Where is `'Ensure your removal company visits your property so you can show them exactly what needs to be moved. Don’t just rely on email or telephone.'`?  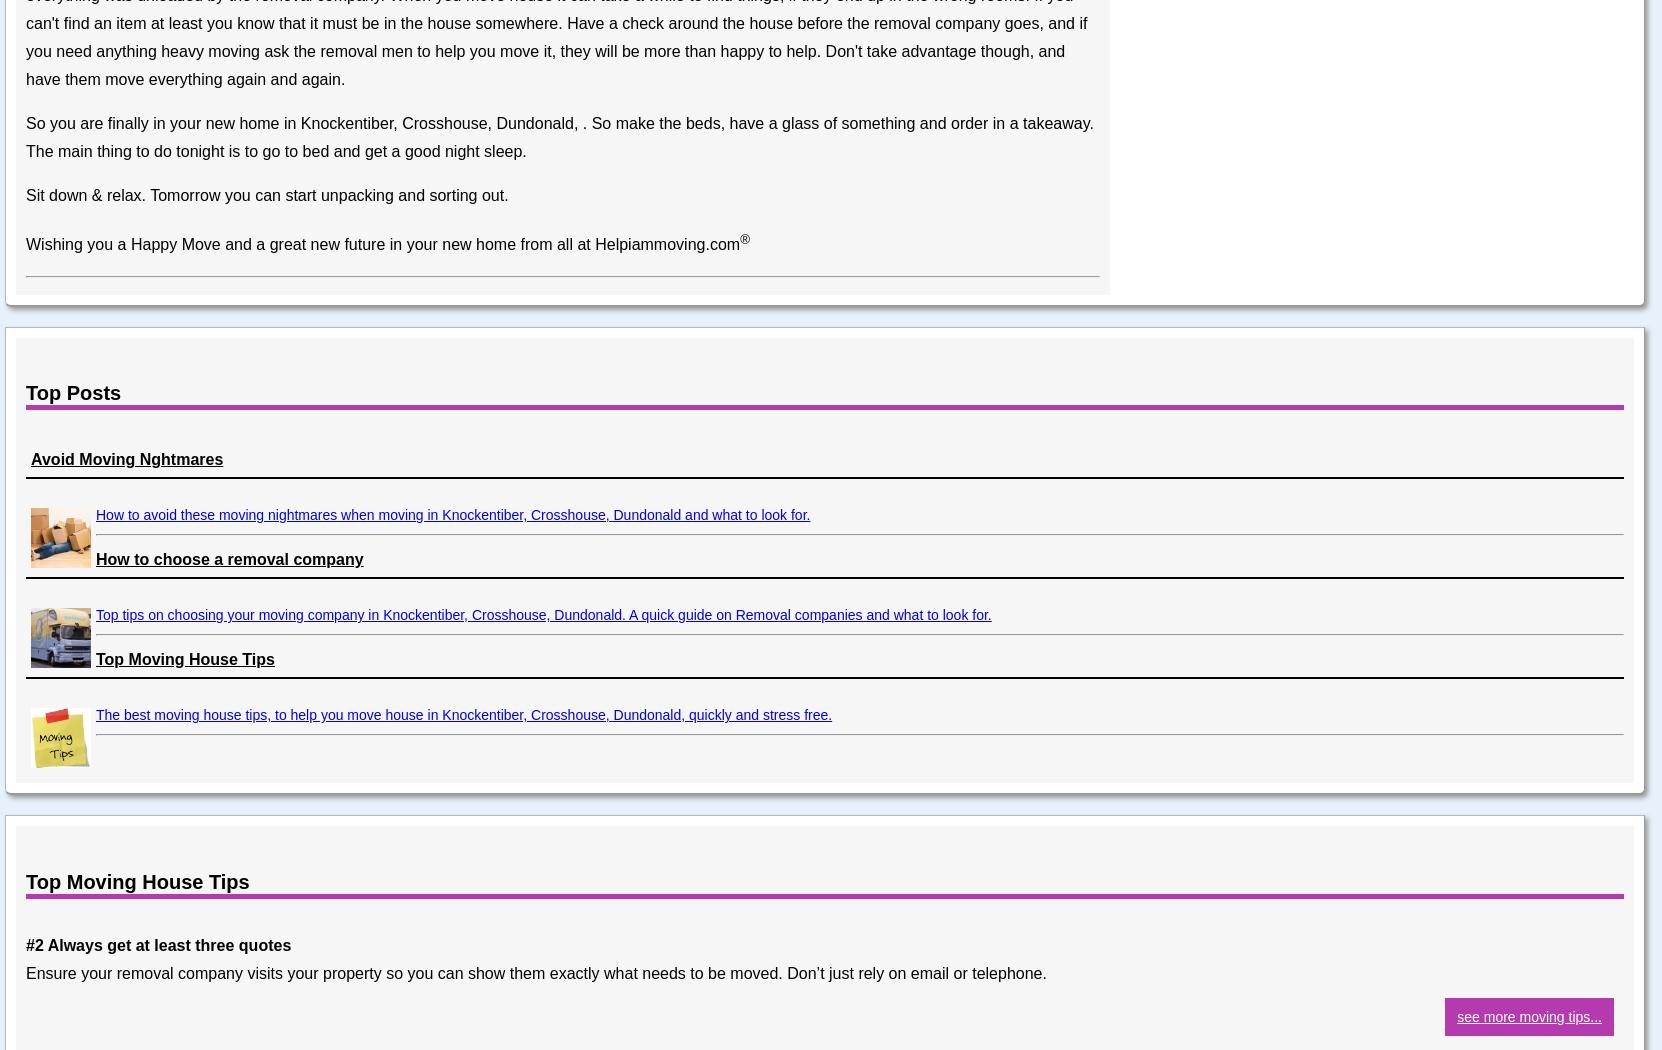
'Ensure your removal company visits your property so you can show them exactly what needs to be moved. Don’t just rely on email or telephone.' is located at coordinates (534, 972).